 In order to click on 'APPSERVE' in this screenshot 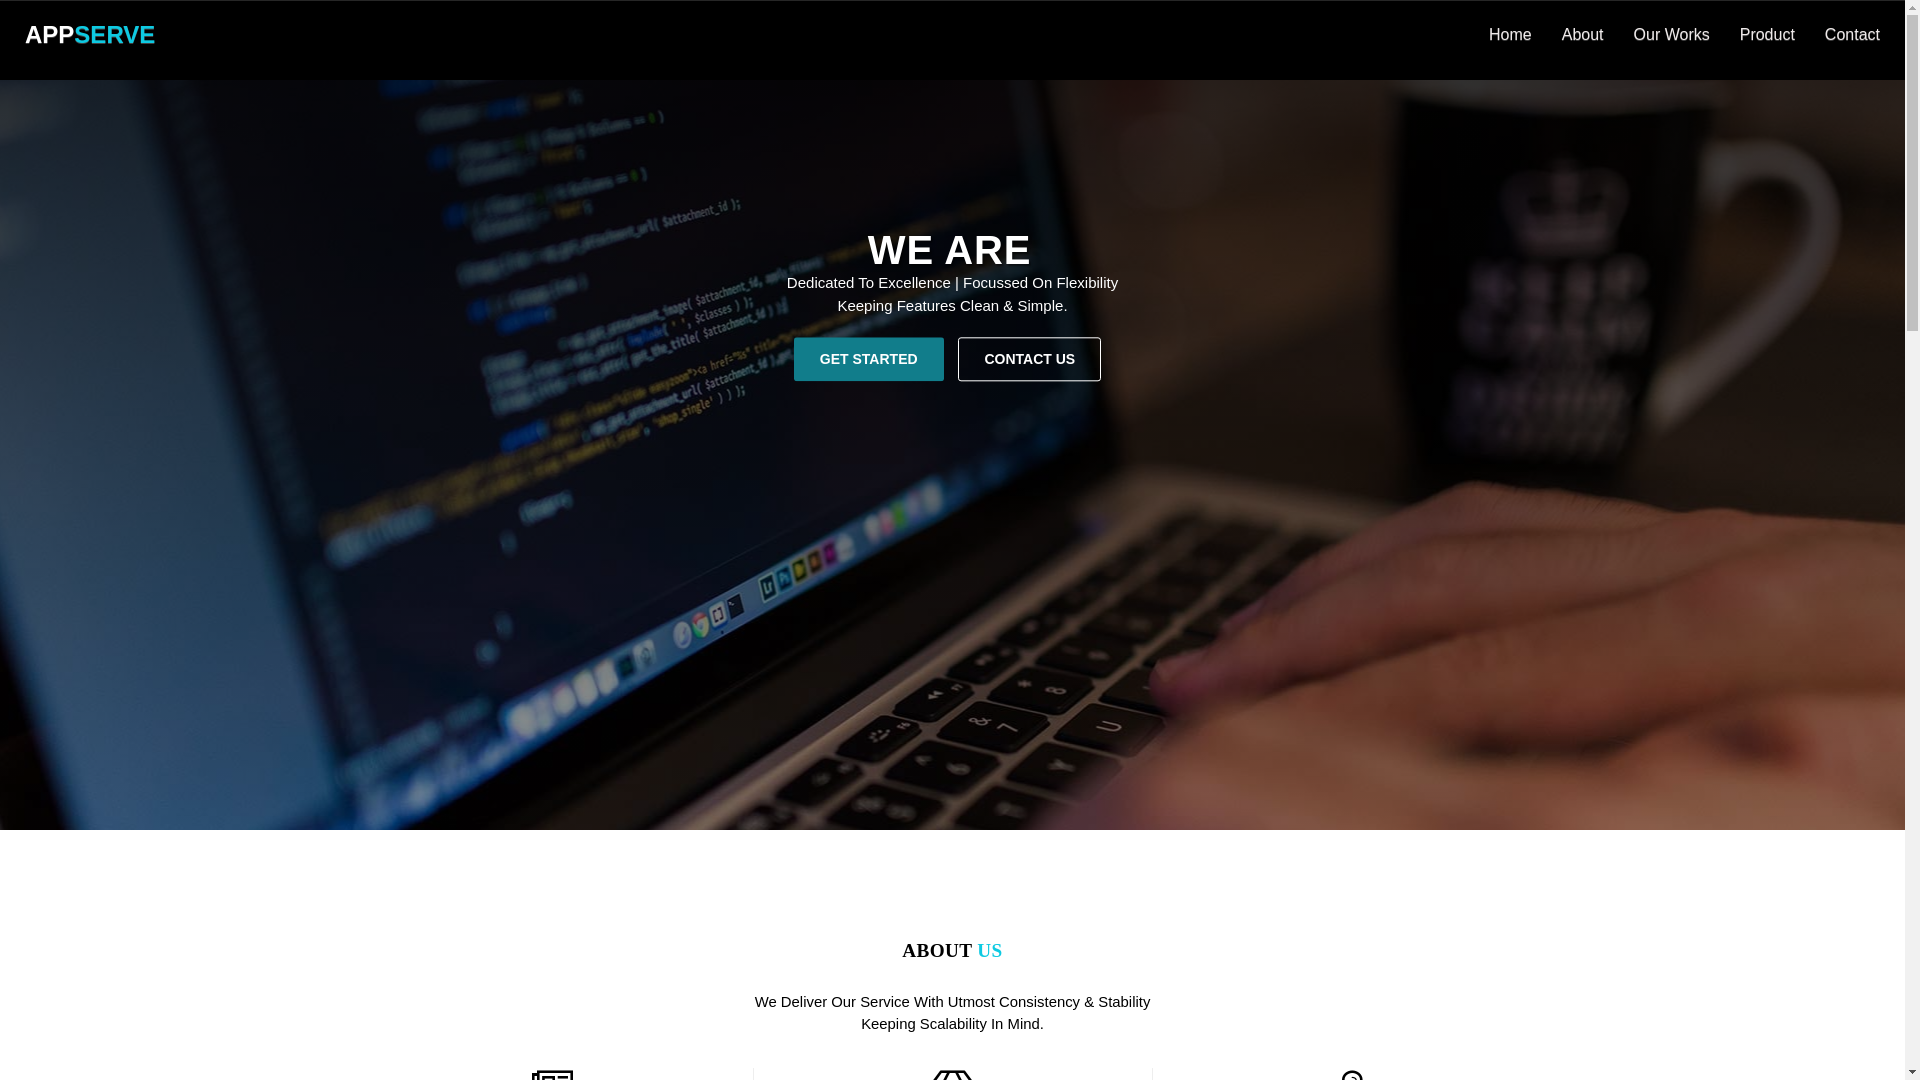, I will do `click(89, 34)`.